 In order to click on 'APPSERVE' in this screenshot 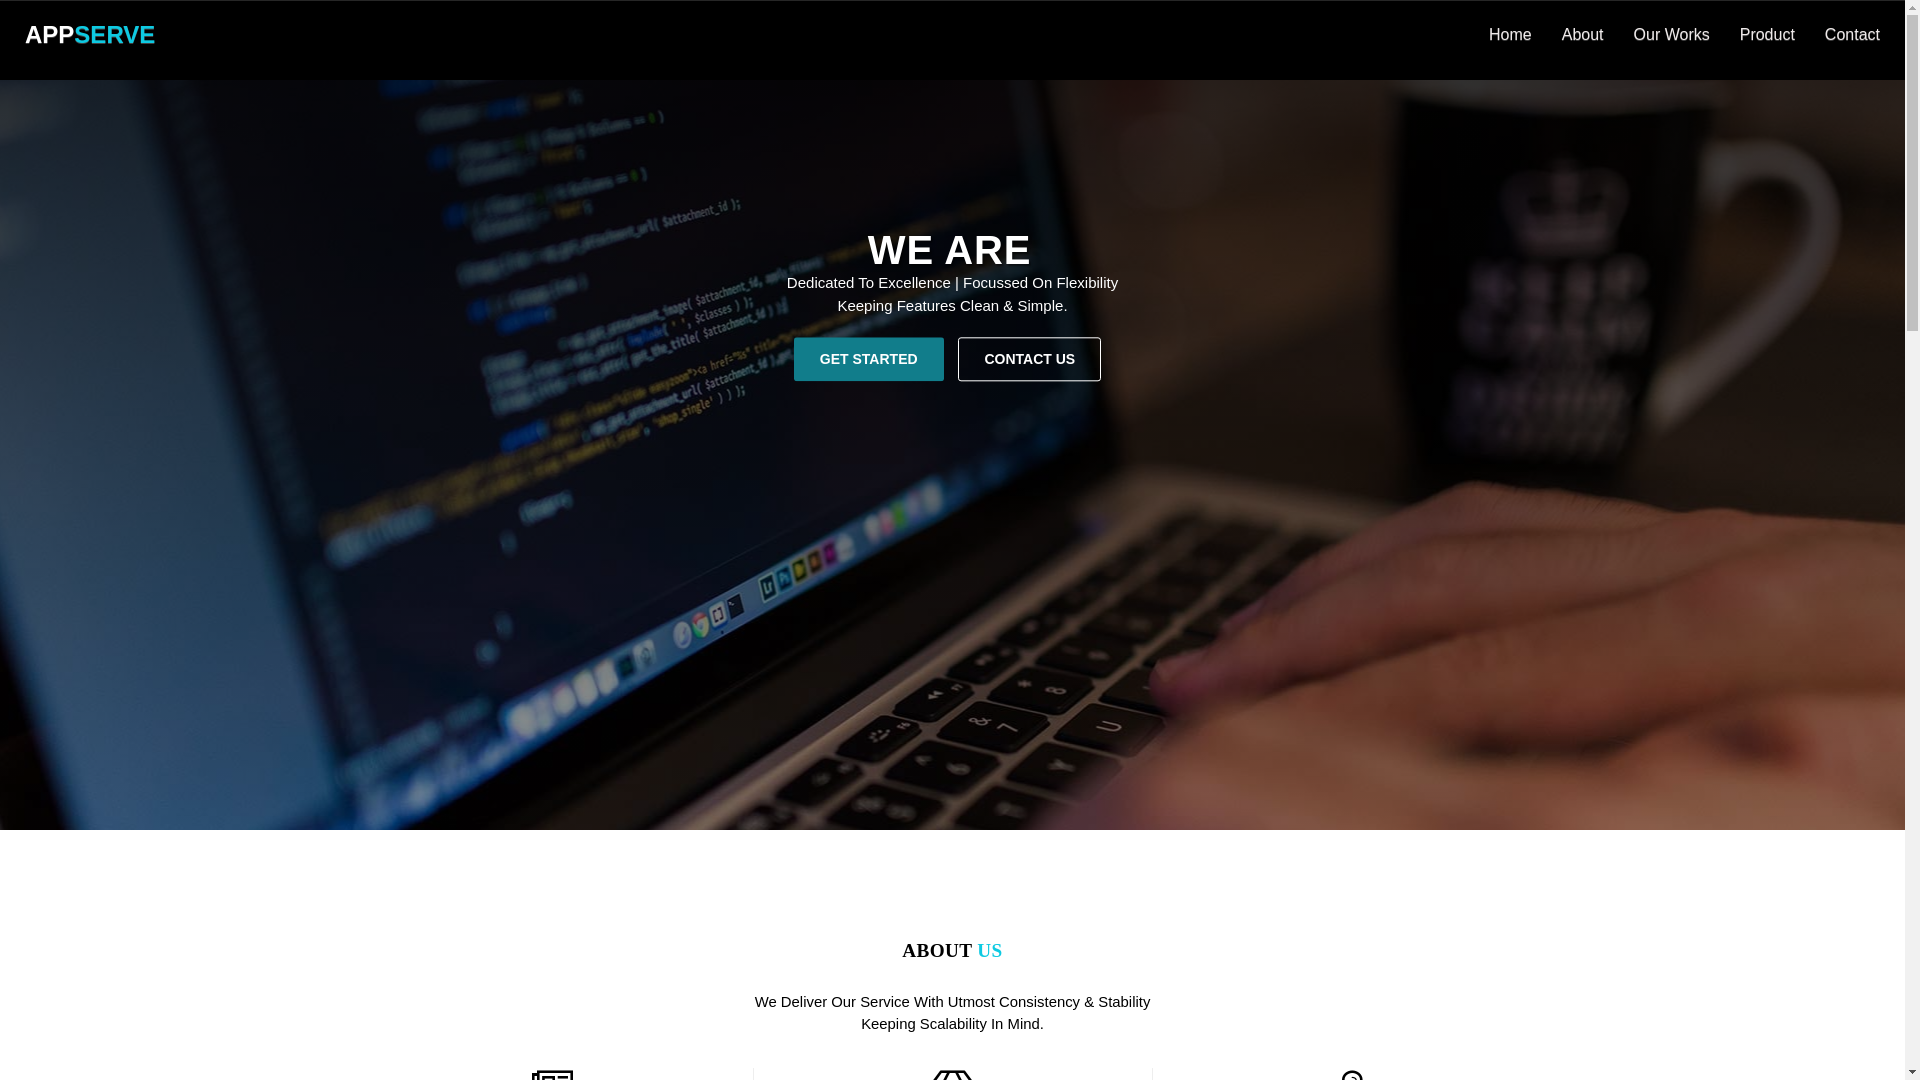, I will do `click(89, 34)`.